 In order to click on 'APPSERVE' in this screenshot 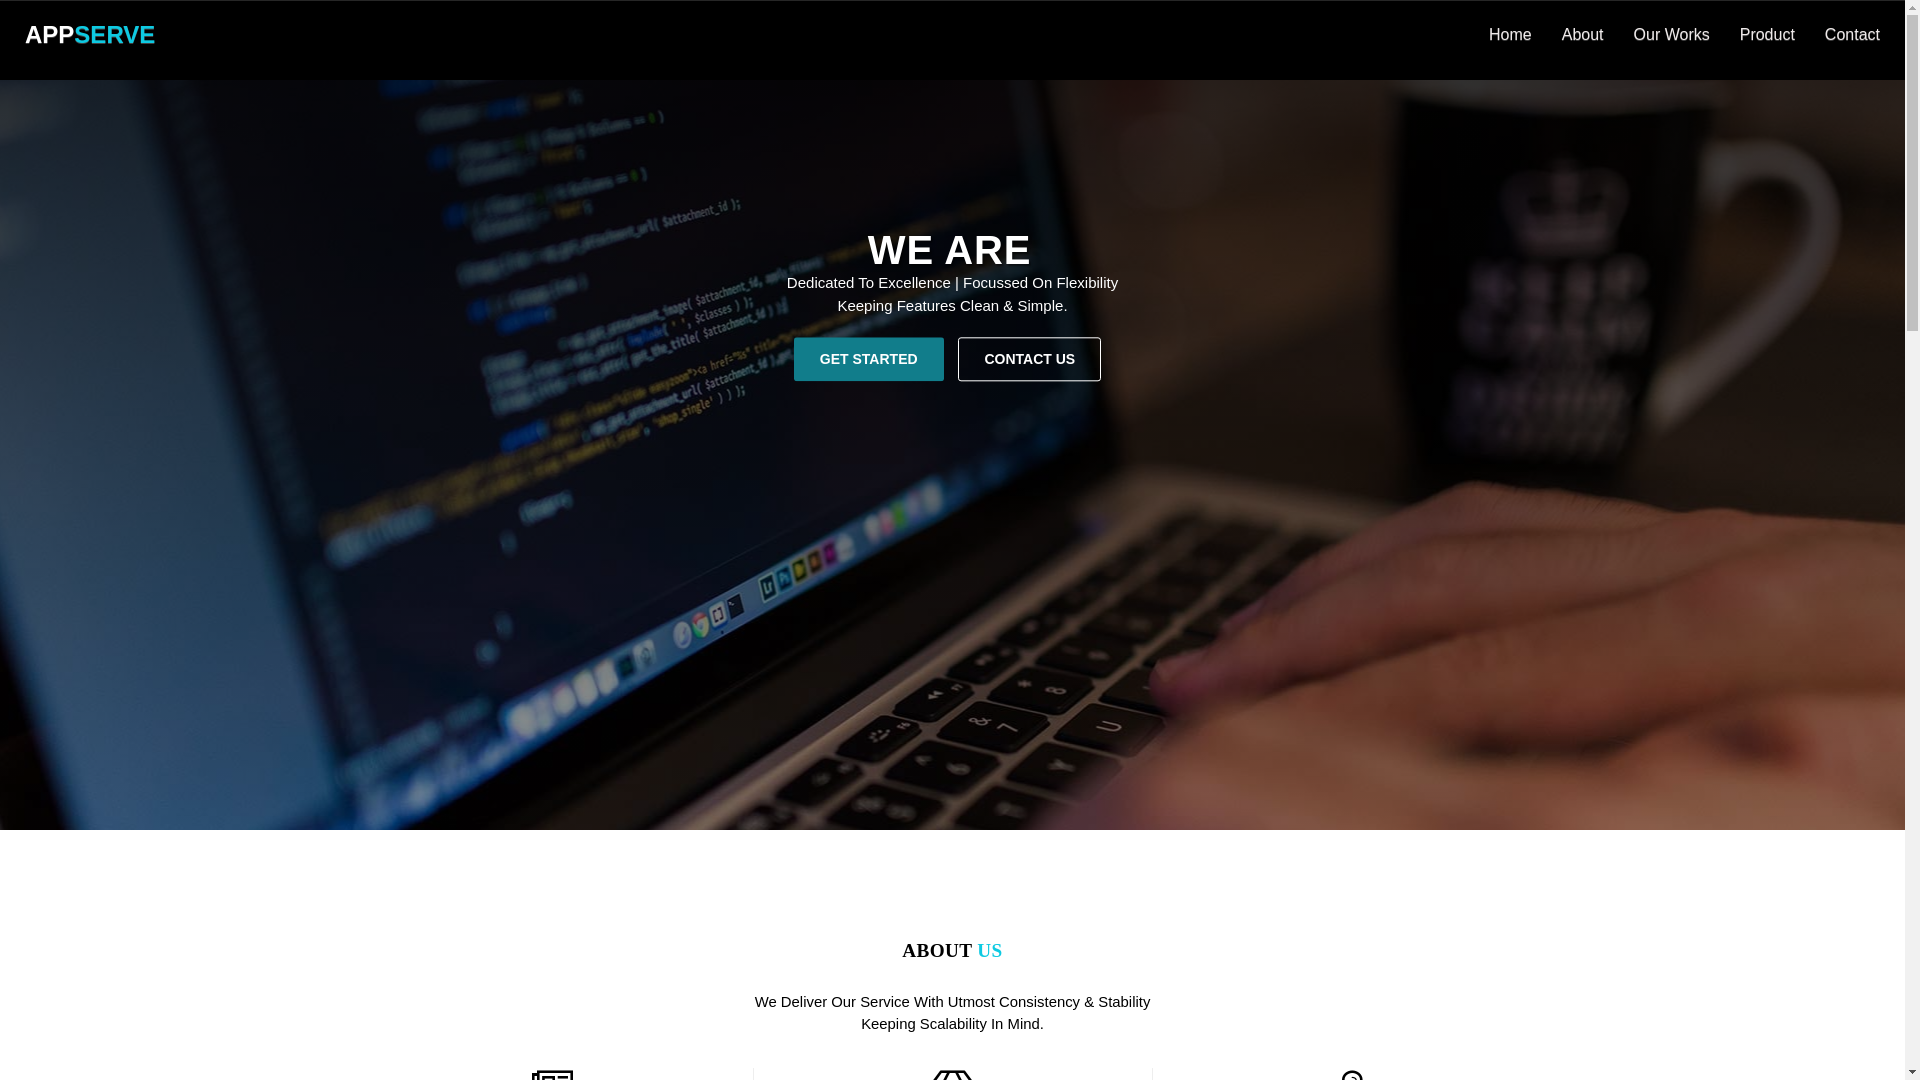, I will do `click(89, 34)`.